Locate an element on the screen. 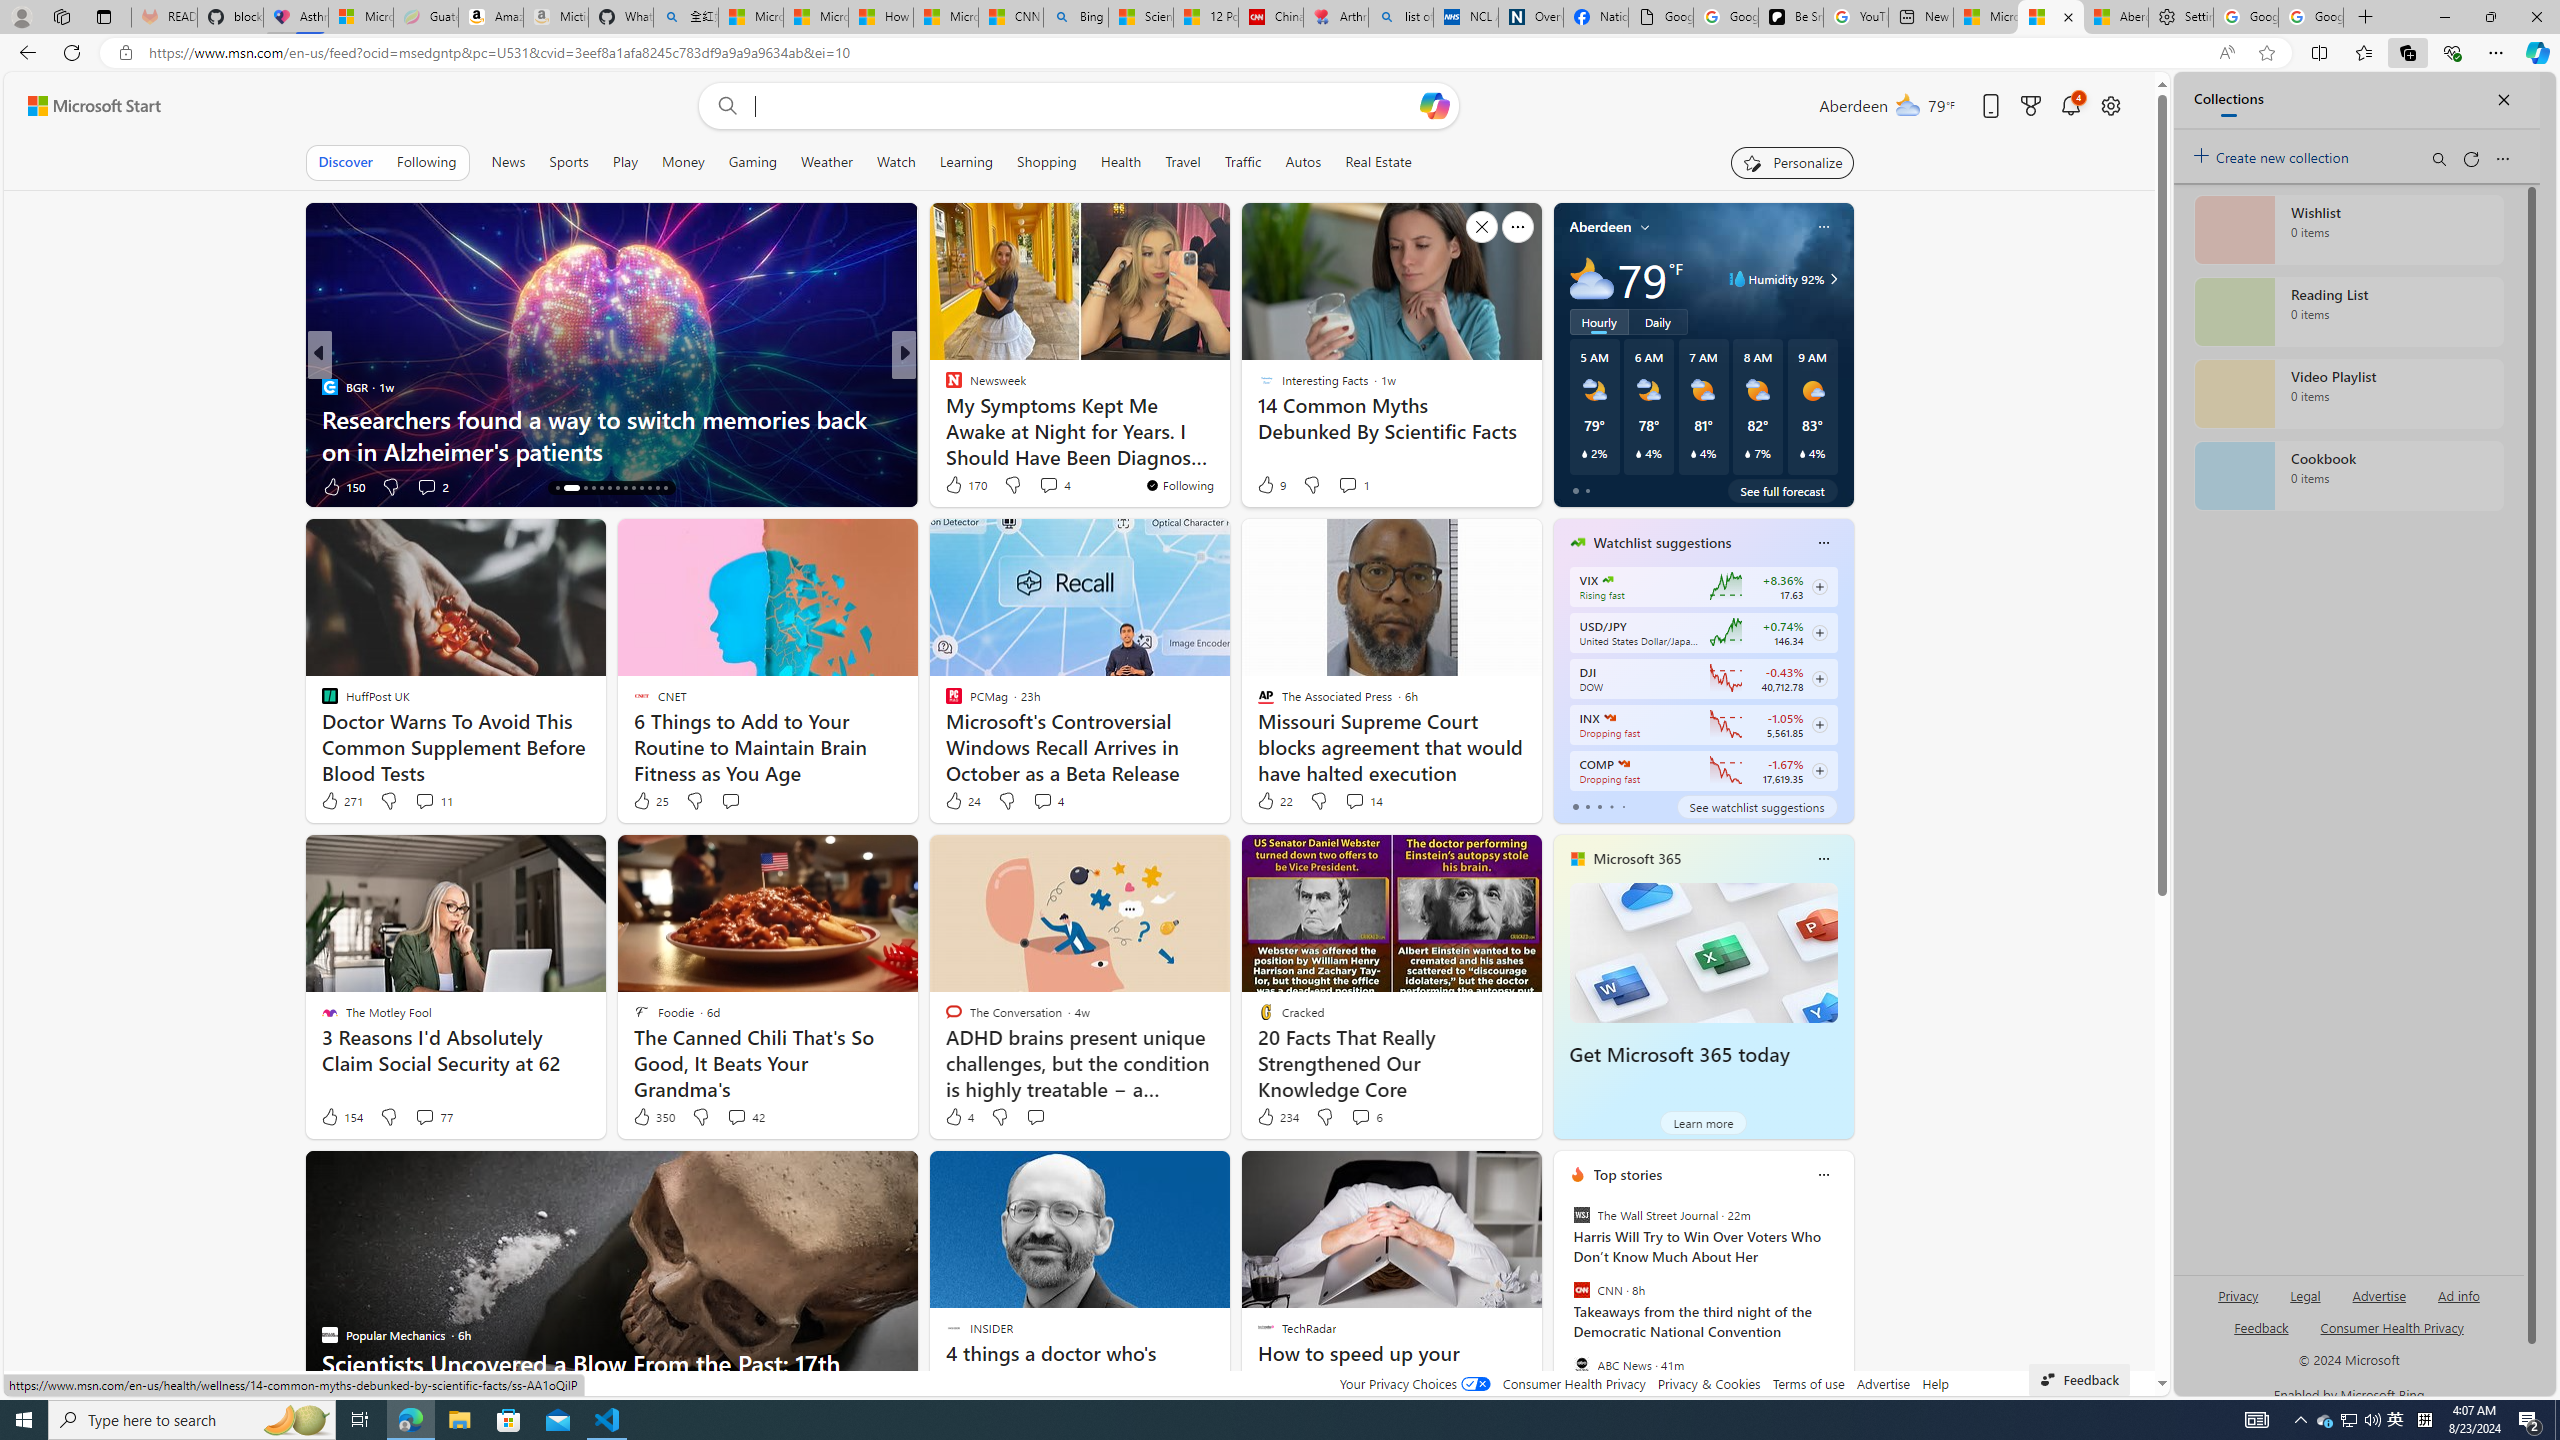  'AutomationID: tab-18' is located at coordinates (600, 487).